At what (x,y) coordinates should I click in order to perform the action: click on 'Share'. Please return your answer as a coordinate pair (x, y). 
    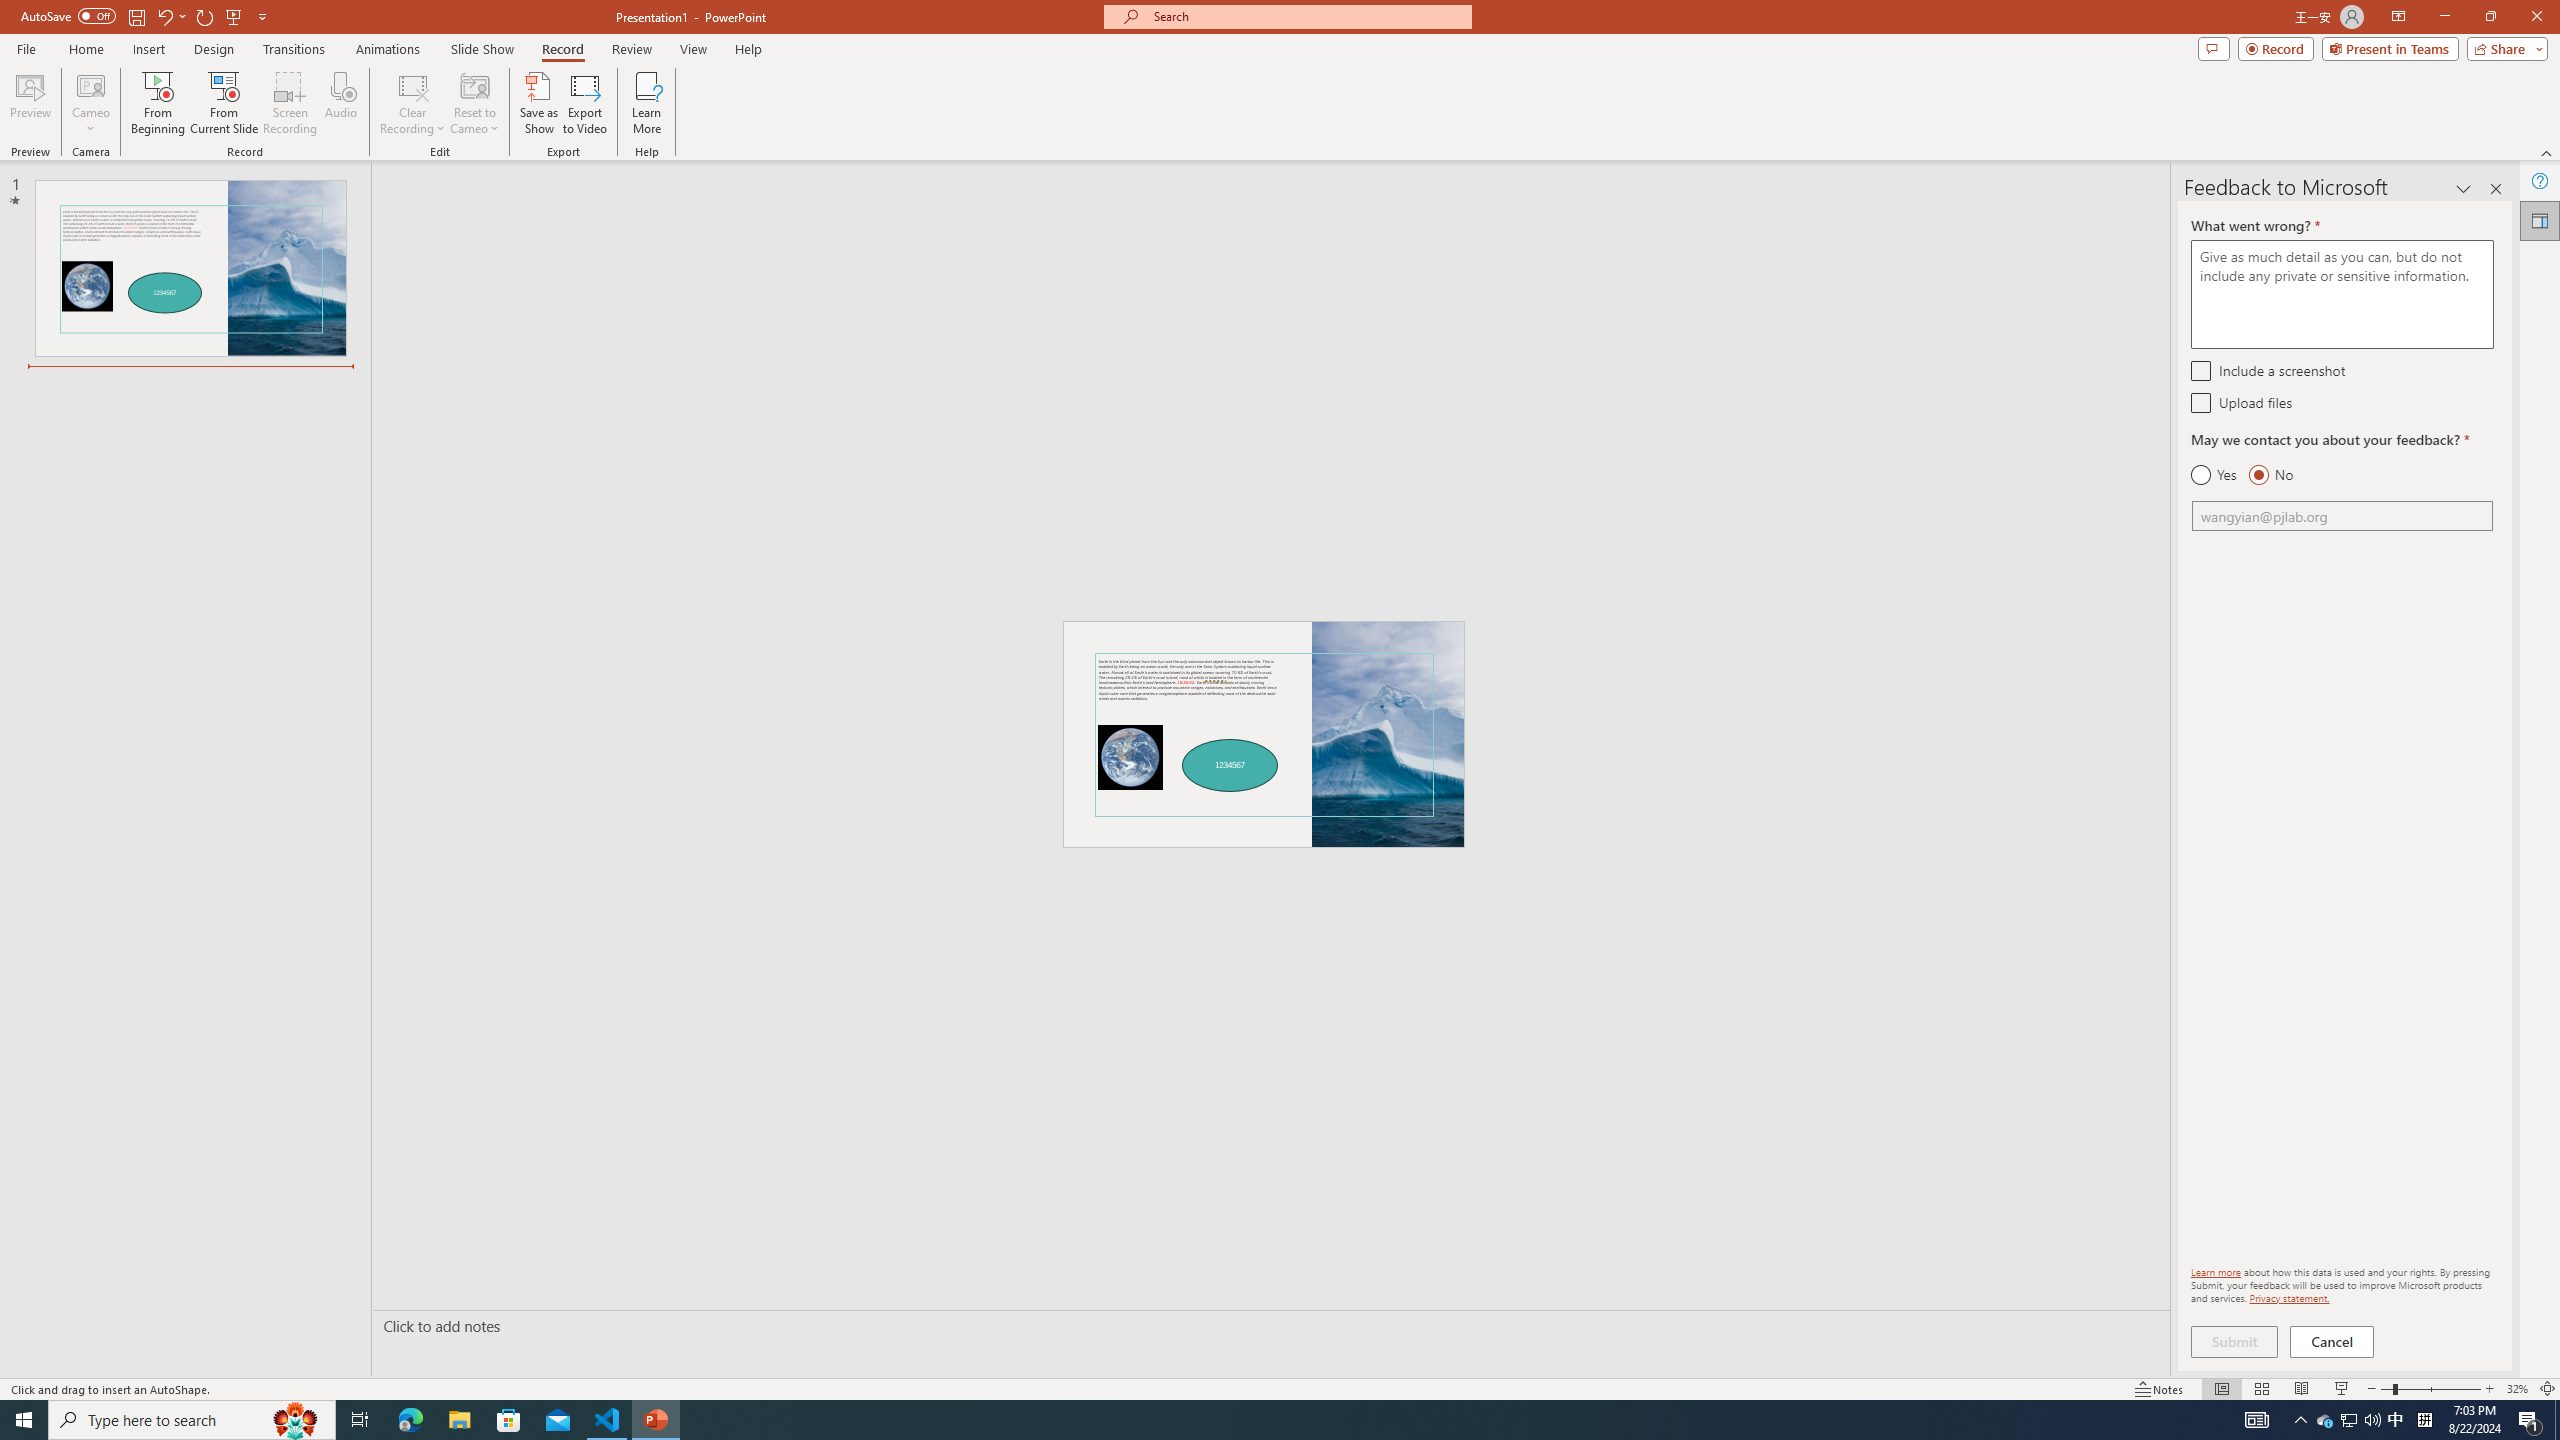
    Looking at the image, I should click on (2502, 47).